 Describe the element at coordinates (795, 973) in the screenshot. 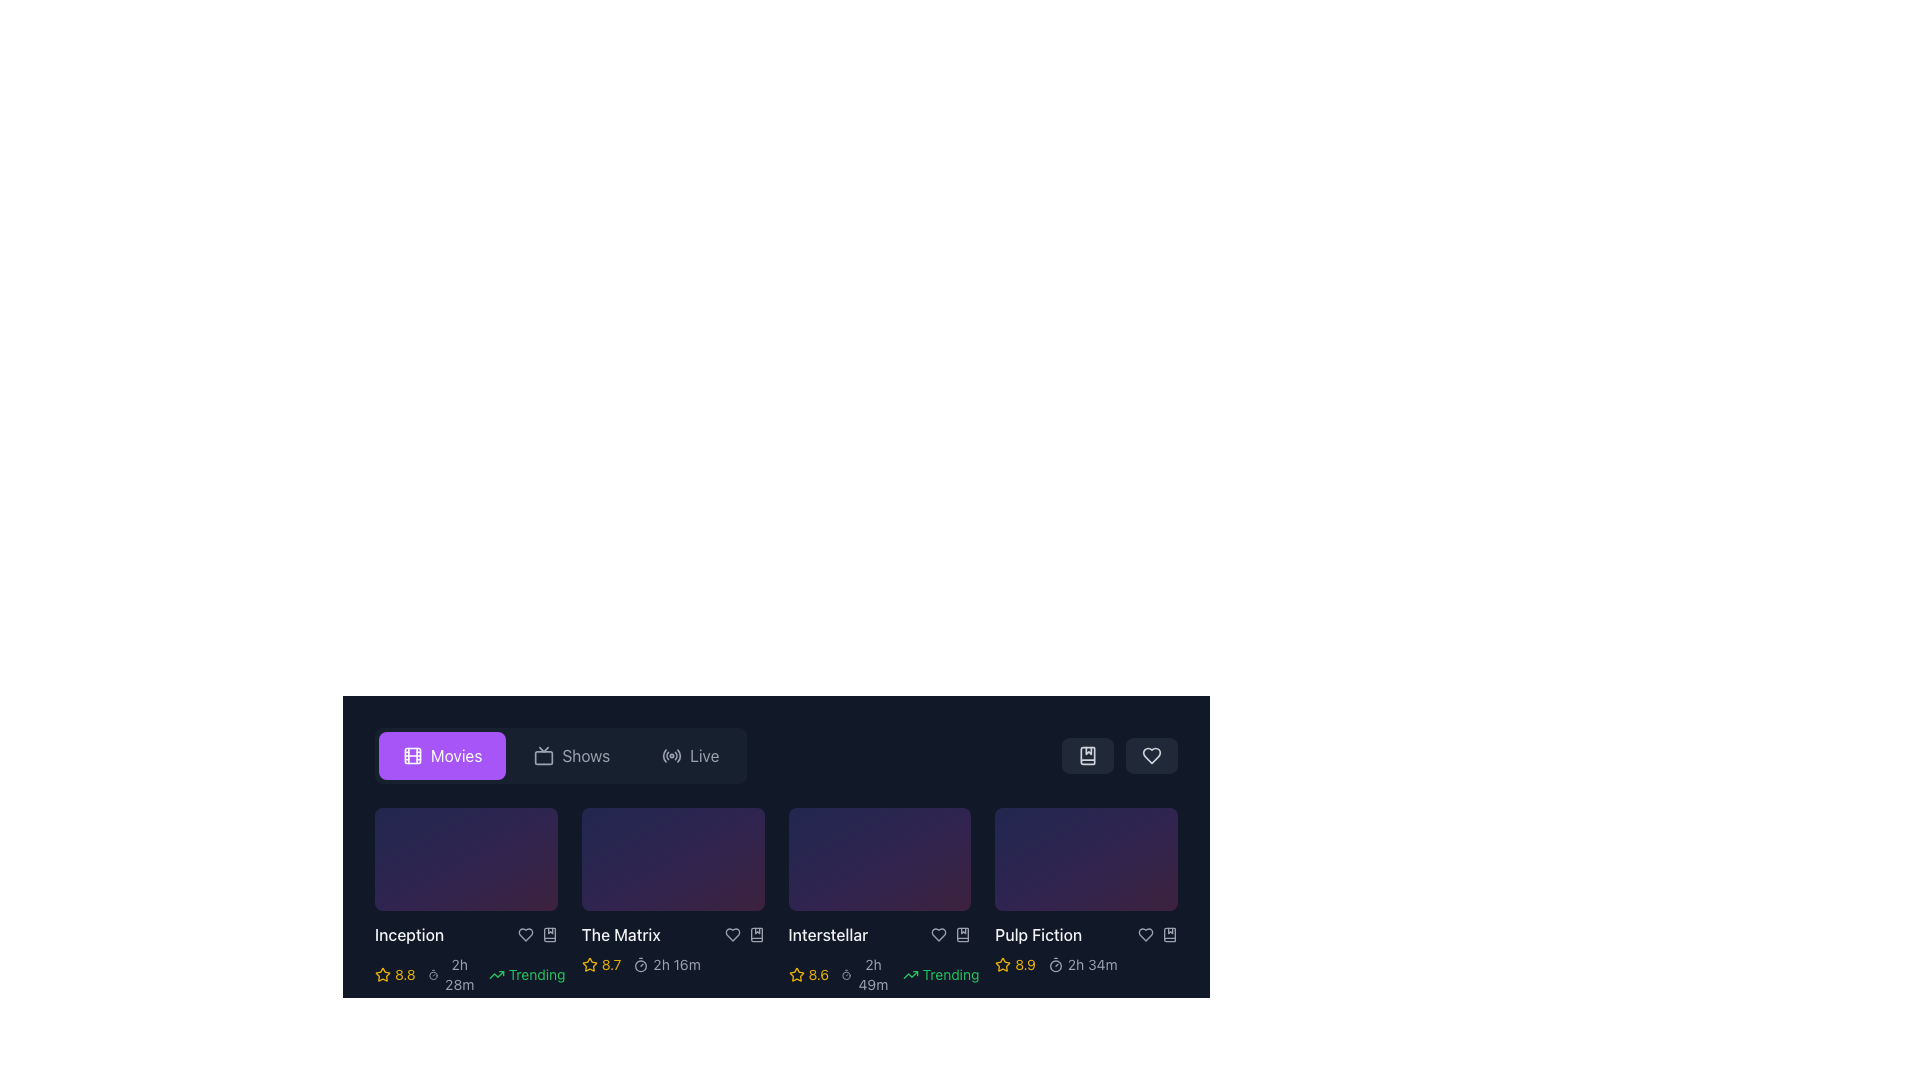

I see `the star-shaped yellow icon` at that location.